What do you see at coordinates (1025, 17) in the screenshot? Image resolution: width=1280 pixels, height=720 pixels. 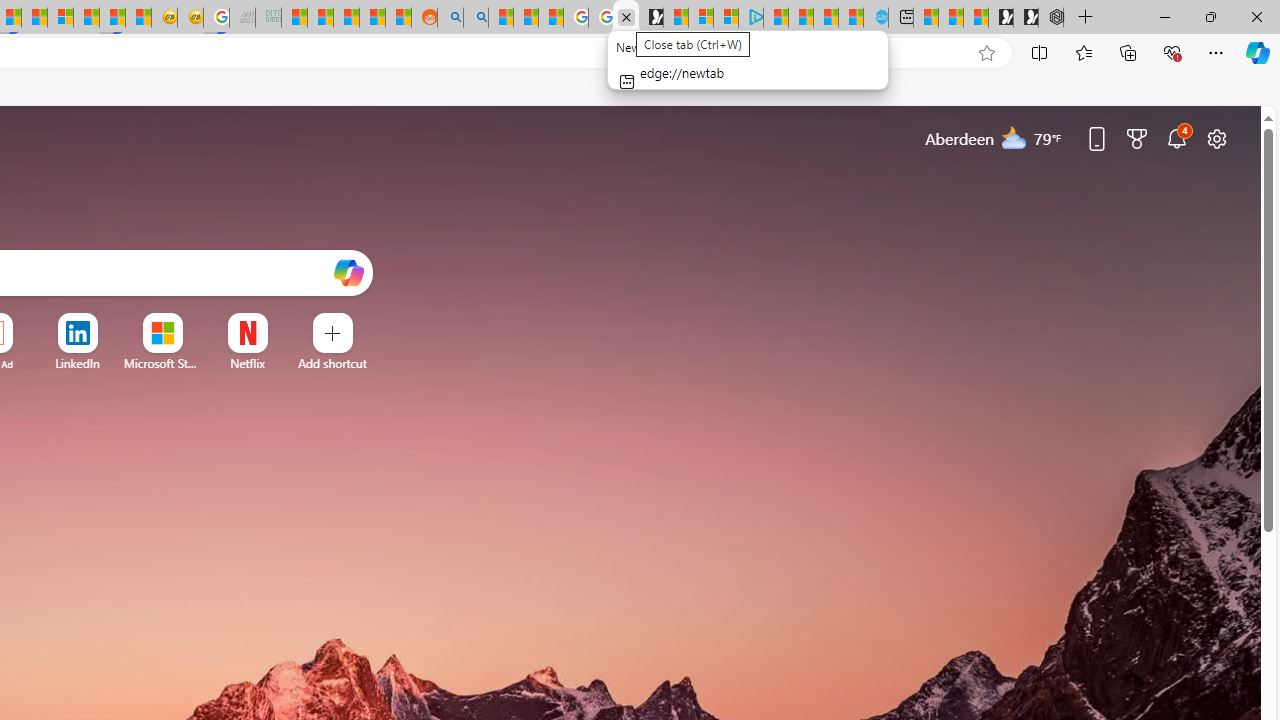 I see `'Play Free Online Games | Games from Microsoft Start'` at bounding box center [1025, 17].